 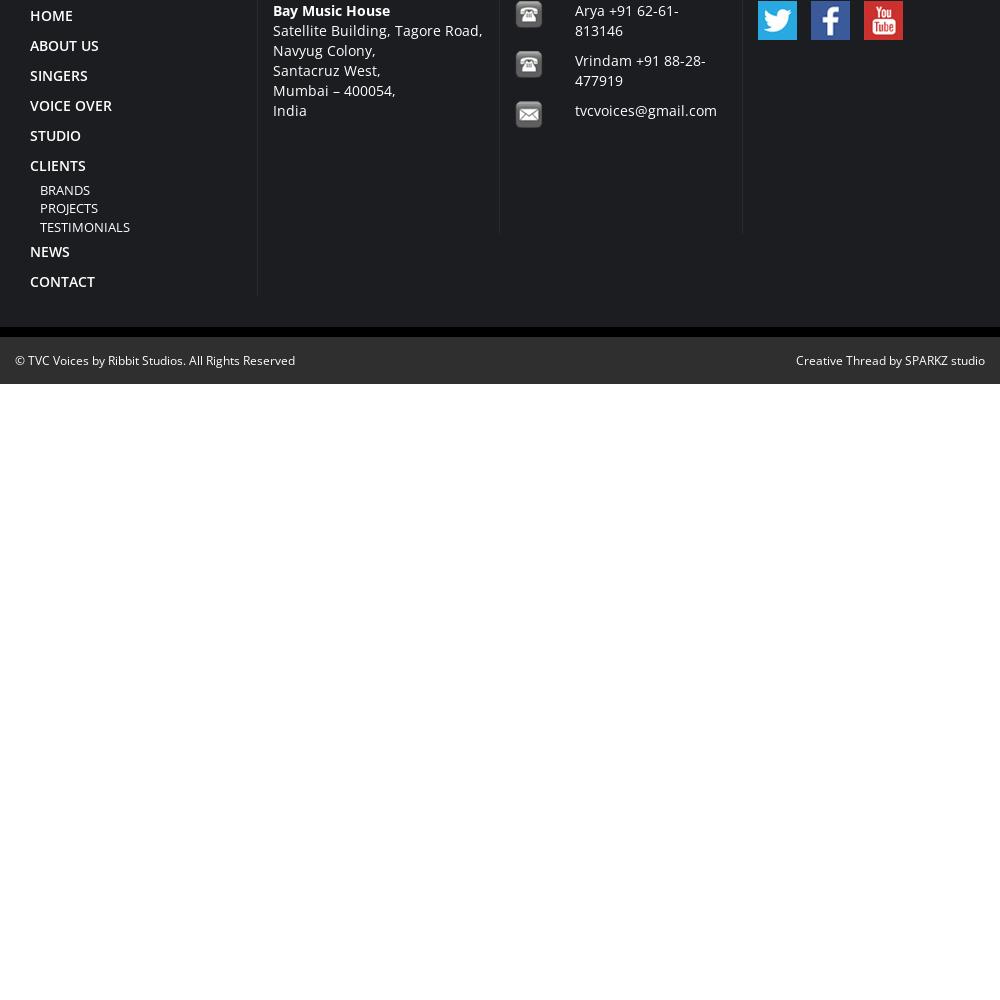 I want to click on 'Bay Music House', so click(x=272, y=9).